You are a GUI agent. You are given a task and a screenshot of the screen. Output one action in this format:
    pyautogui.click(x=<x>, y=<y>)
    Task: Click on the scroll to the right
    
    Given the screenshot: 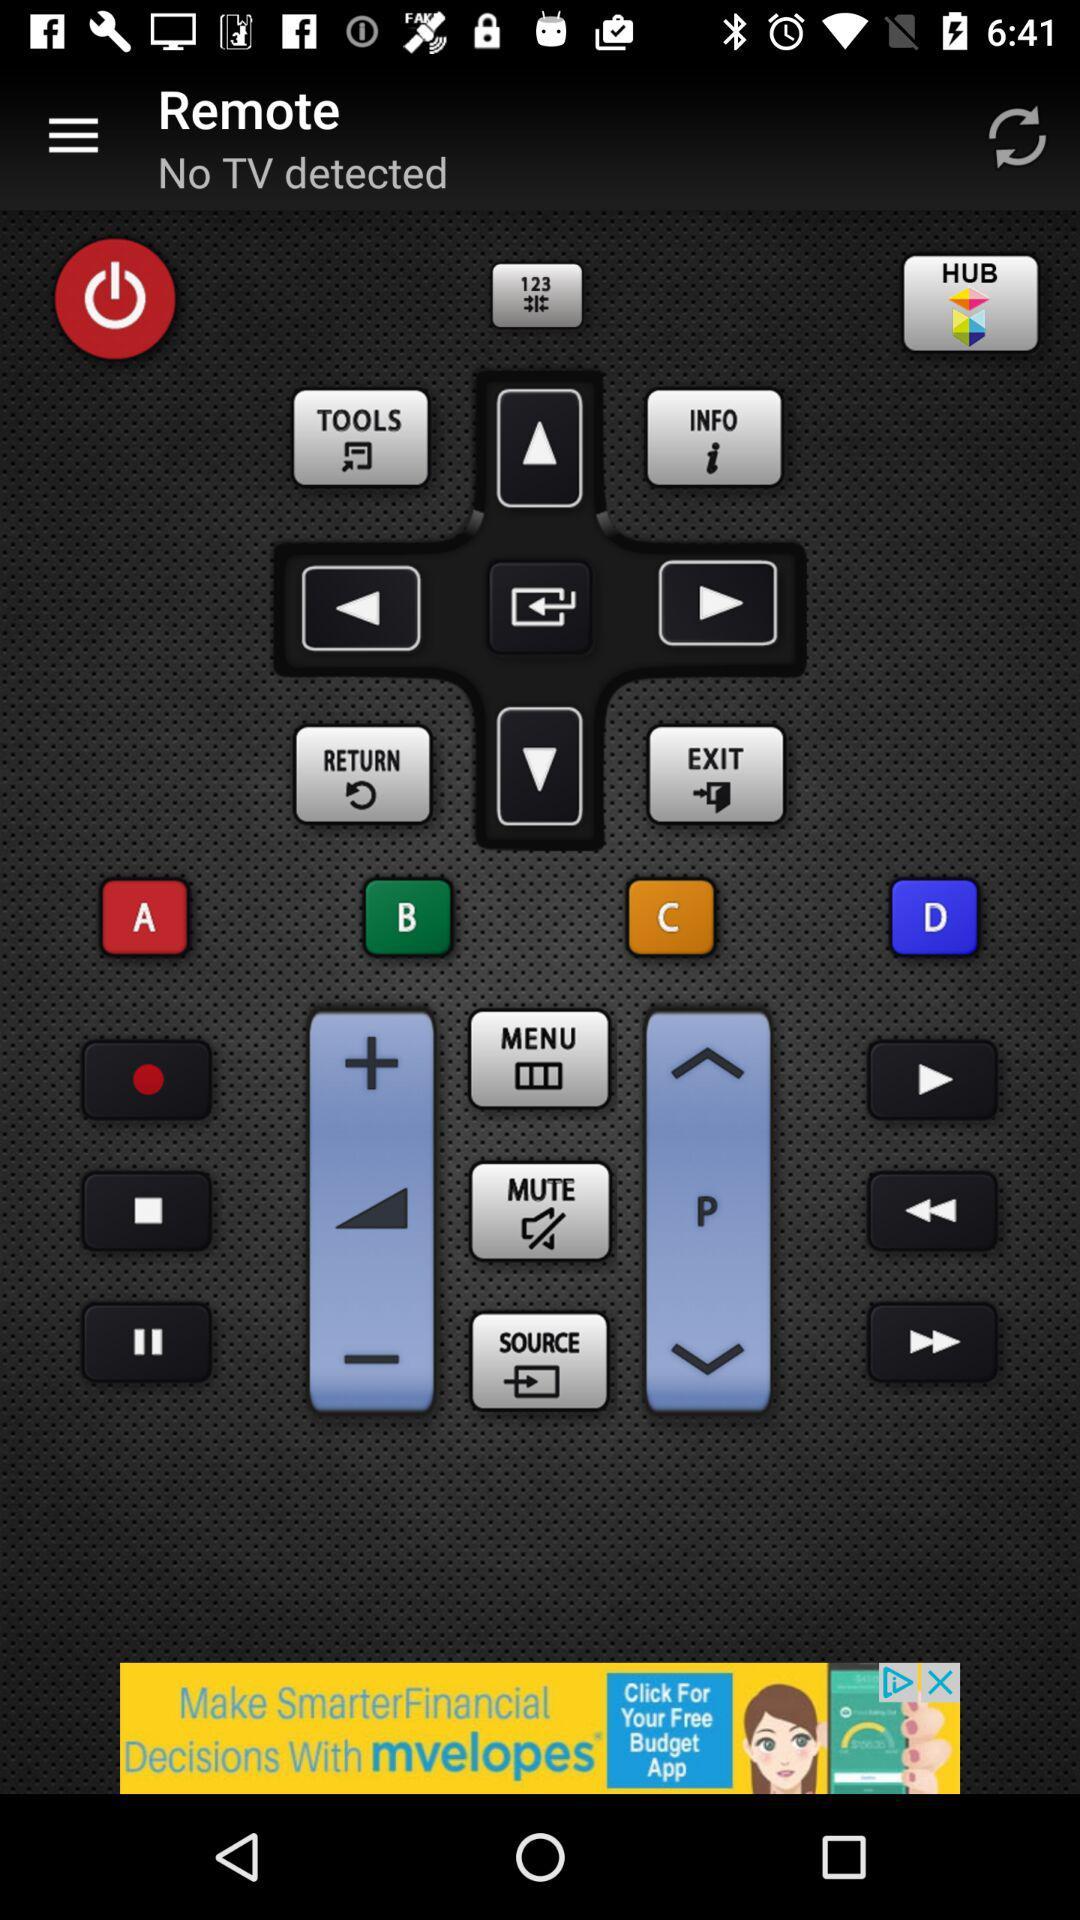 What is the action you would take?
    pyautogui.click(x=713, y=606)
    